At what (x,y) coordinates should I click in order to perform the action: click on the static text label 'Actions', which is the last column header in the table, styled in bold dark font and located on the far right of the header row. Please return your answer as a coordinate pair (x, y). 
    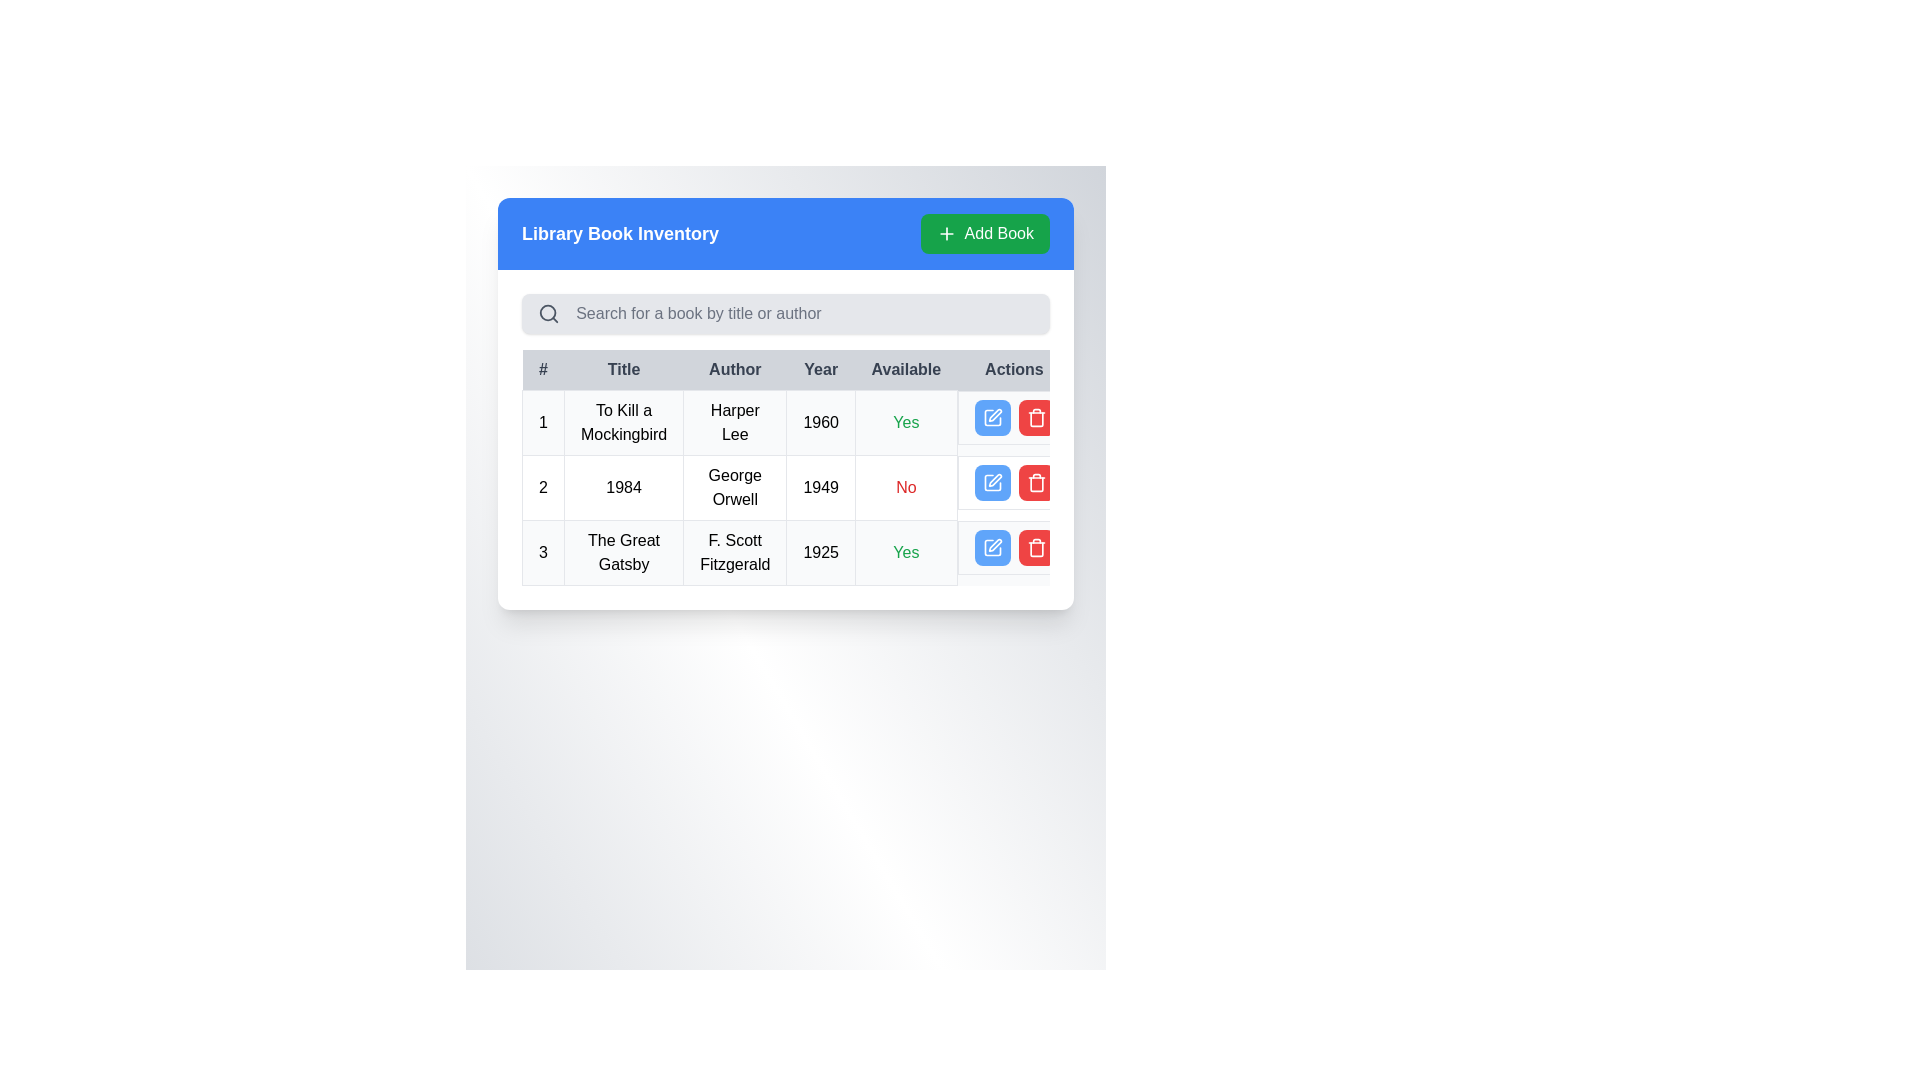
    Looking at the image, I should click on (1014, 370).